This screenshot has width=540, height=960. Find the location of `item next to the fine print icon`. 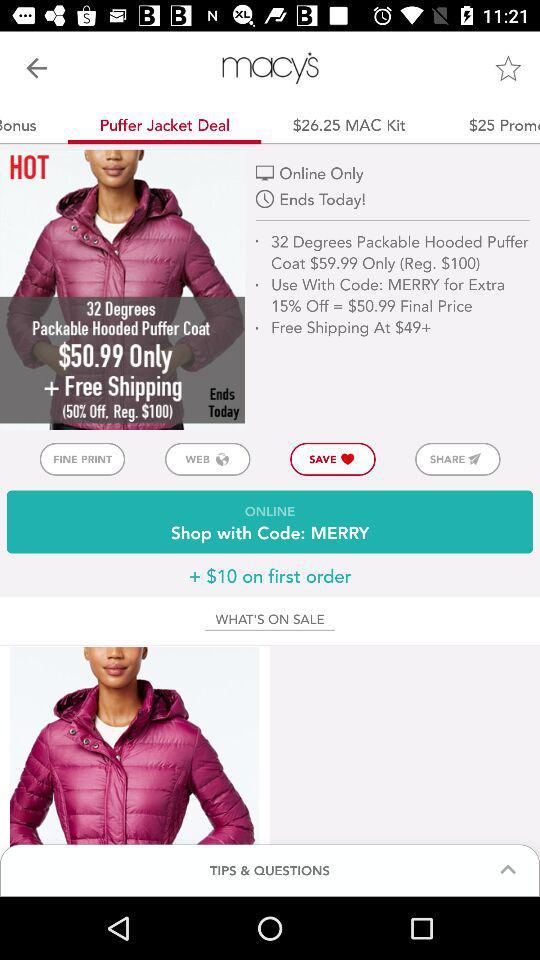

item next to the fine print icon is located at coordinates (206, 459).